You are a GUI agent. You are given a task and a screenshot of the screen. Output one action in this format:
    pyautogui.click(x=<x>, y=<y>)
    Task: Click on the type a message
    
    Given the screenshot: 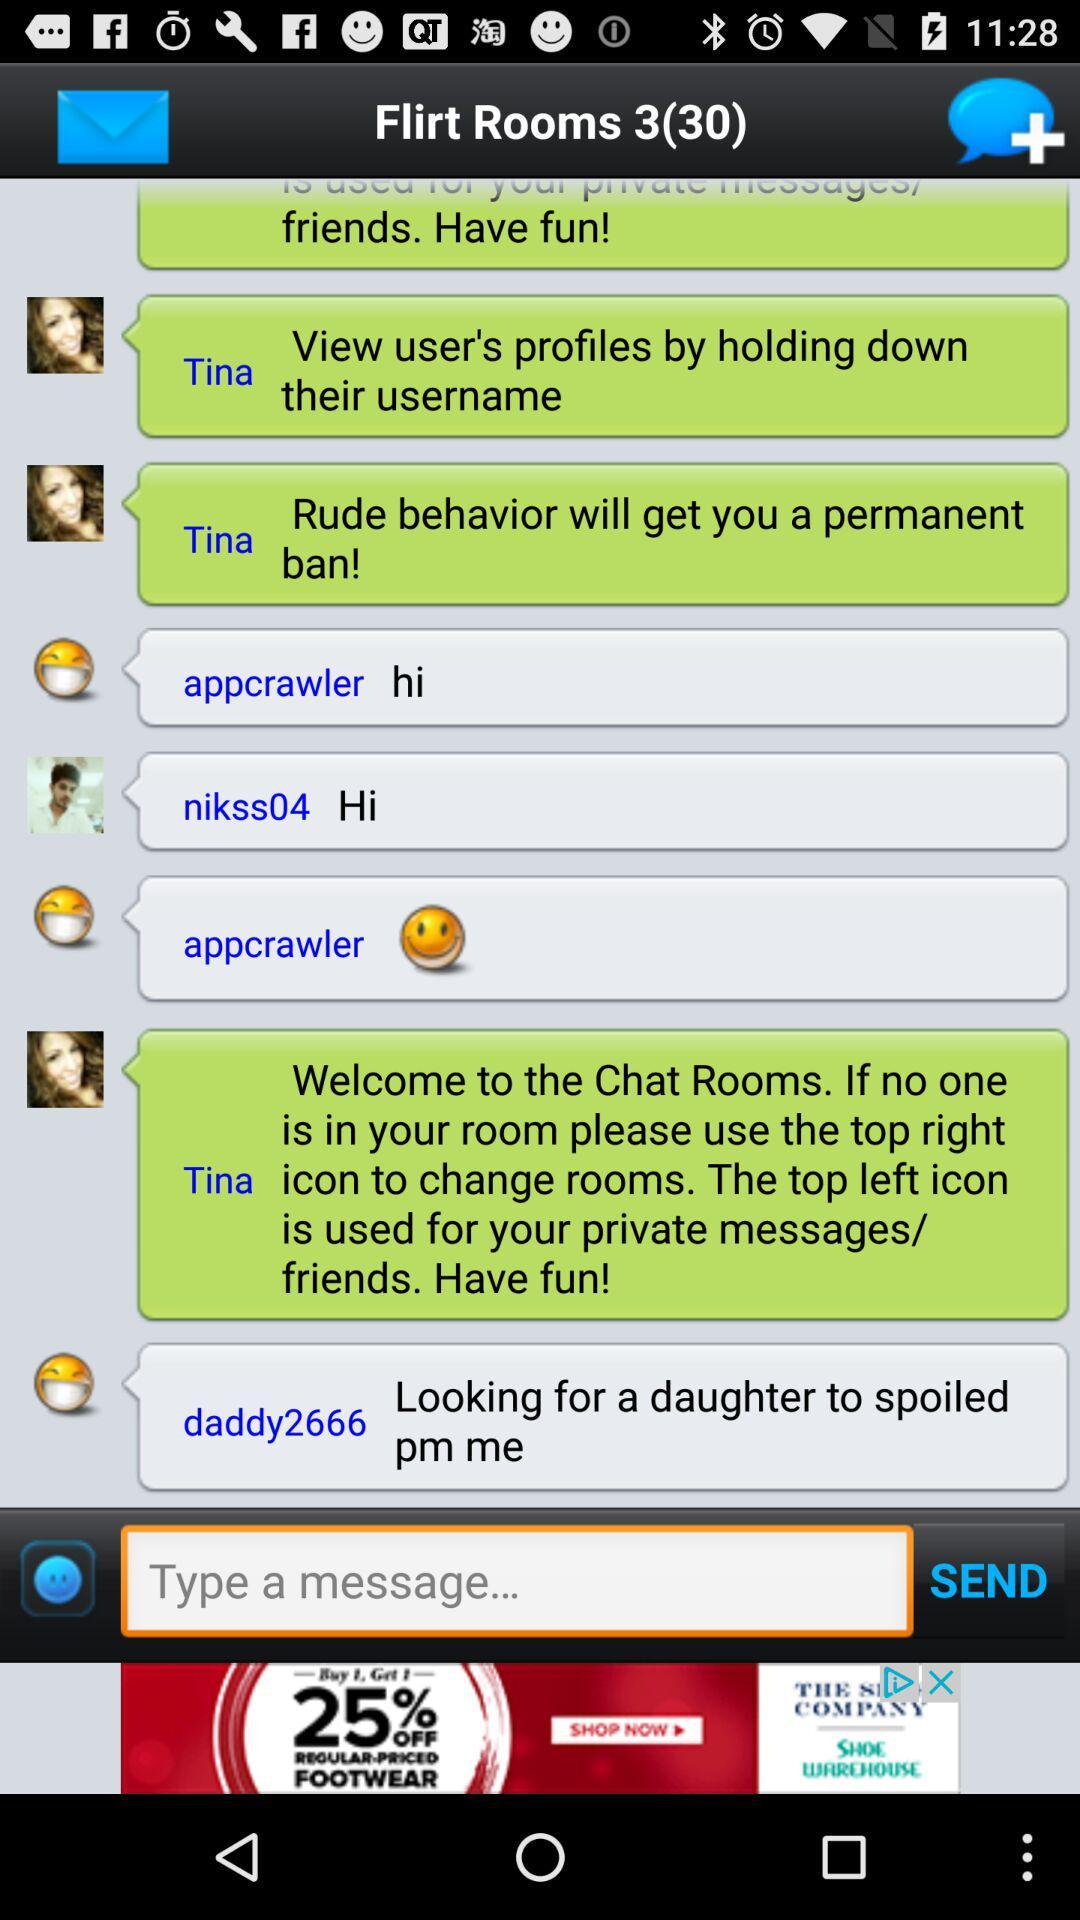 What is the action you would take?
    pyautogui.click(x=516, y=1585)
    